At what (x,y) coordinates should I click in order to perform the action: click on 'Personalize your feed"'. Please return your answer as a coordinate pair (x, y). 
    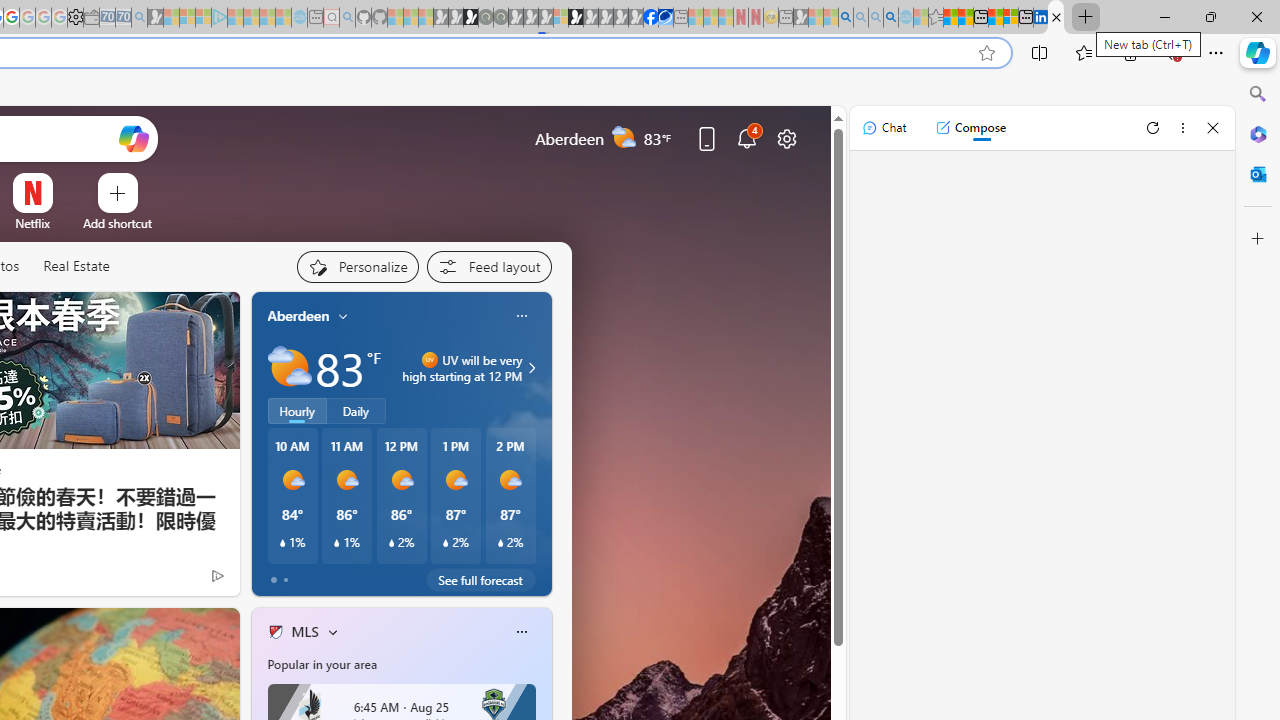
    Looking at the image, I should click on (357, 266).